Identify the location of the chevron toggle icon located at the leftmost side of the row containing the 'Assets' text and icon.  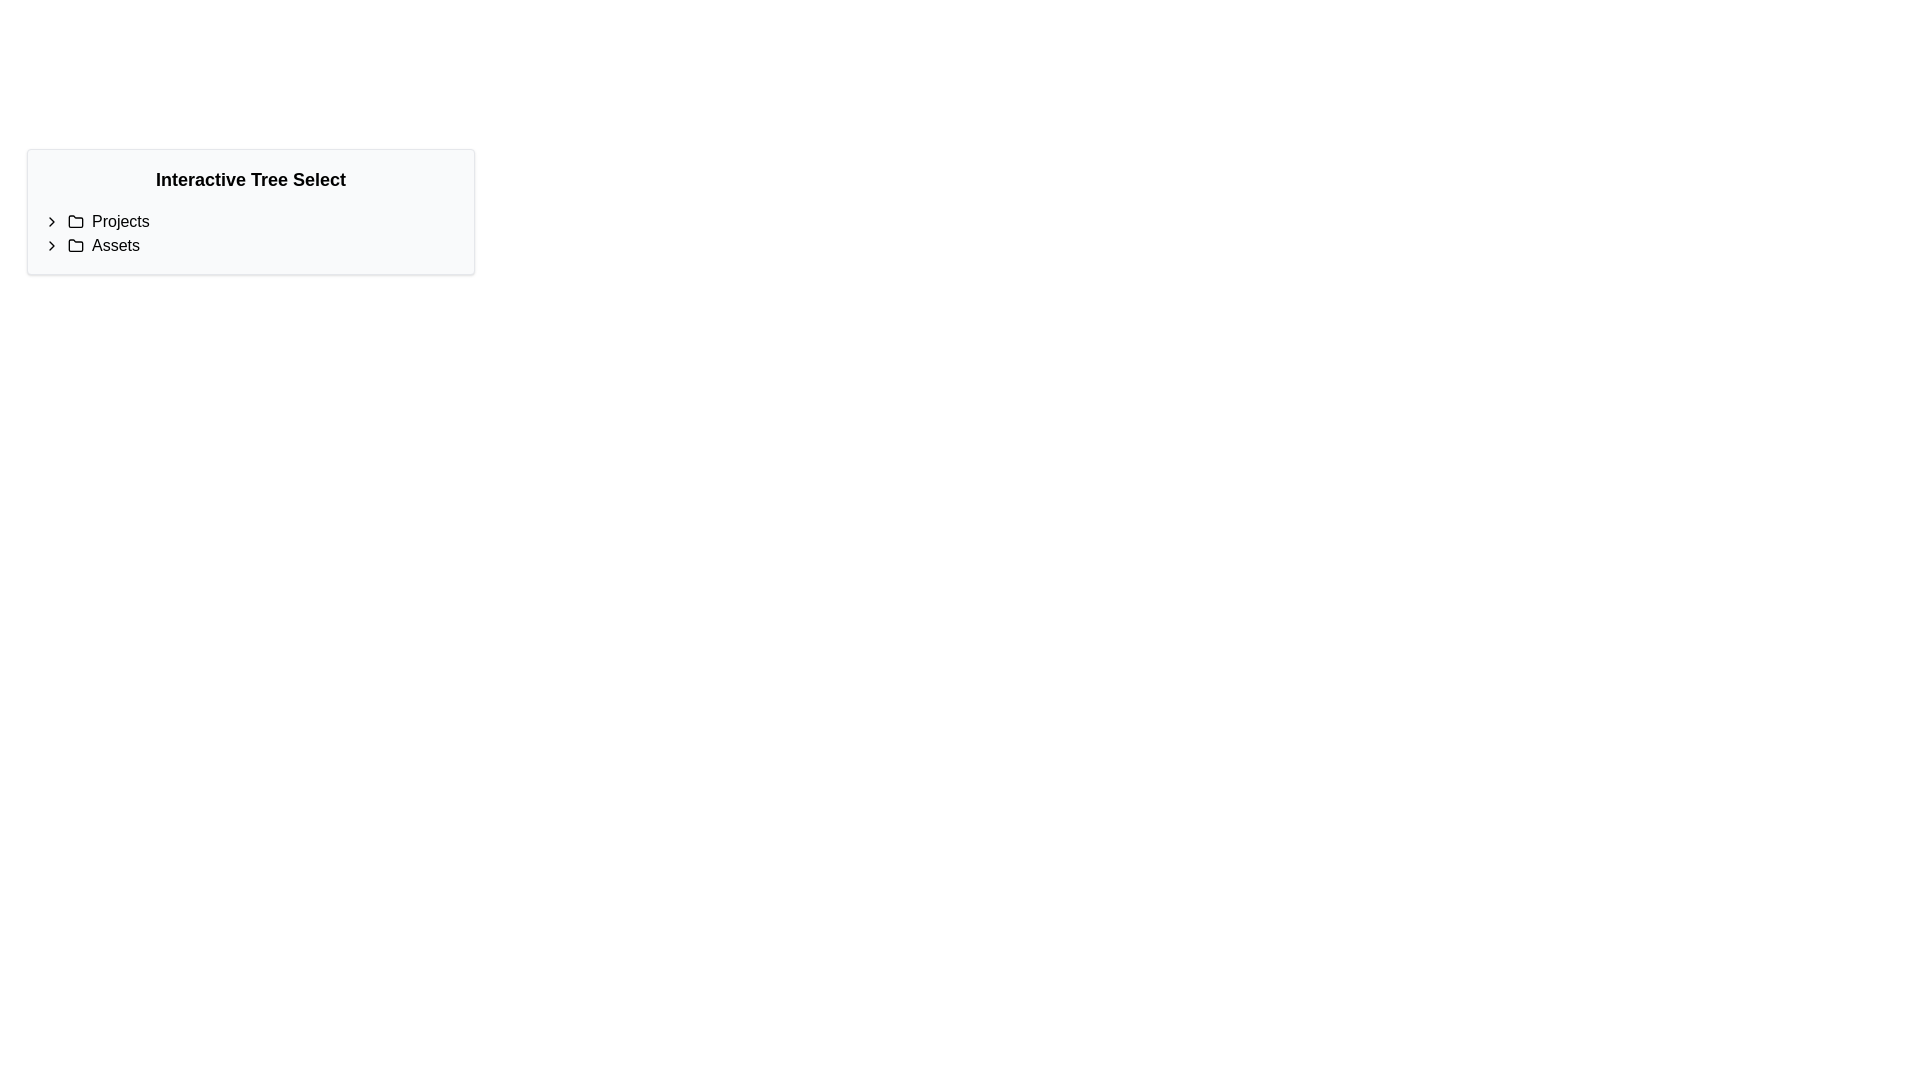
(52, 245).